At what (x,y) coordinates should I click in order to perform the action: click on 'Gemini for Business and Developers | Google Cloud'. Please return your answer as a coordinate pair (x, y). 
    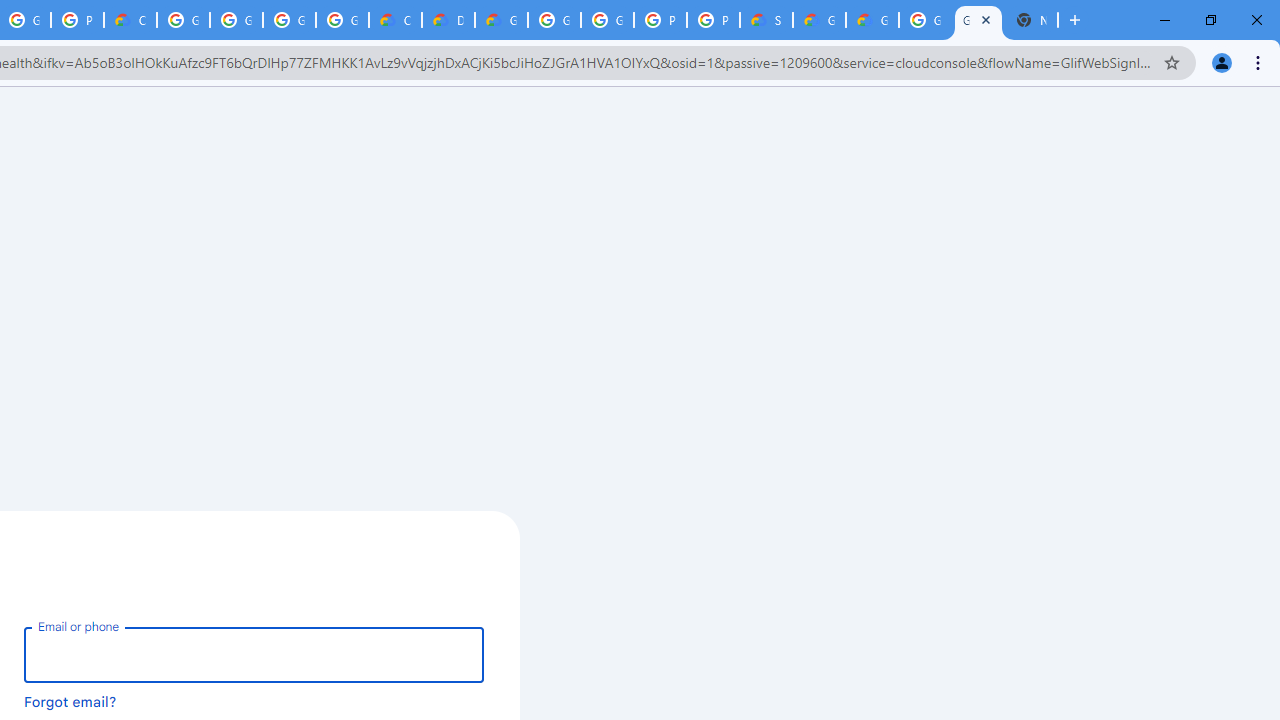
    Looking at the image, I should click on (501, 20).